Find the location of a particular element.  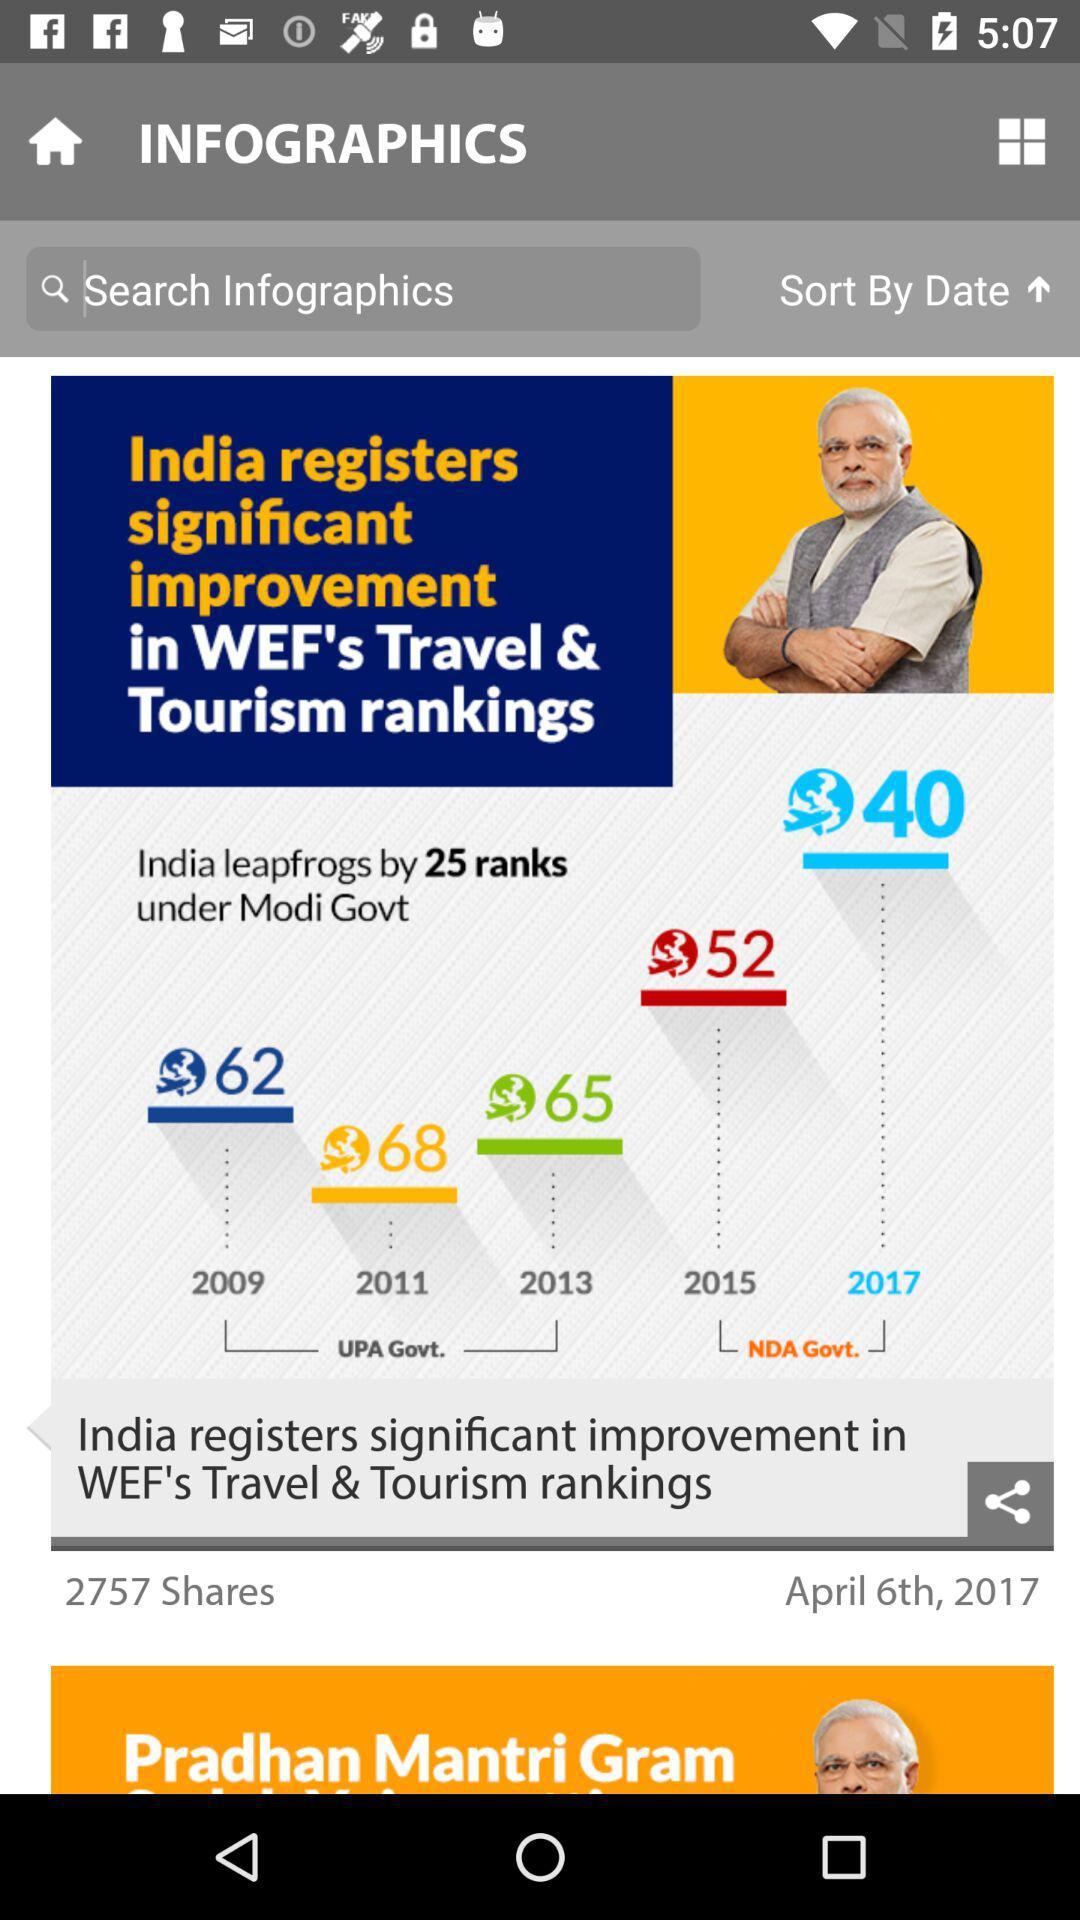

search bar is located at coordinates (363, 287).